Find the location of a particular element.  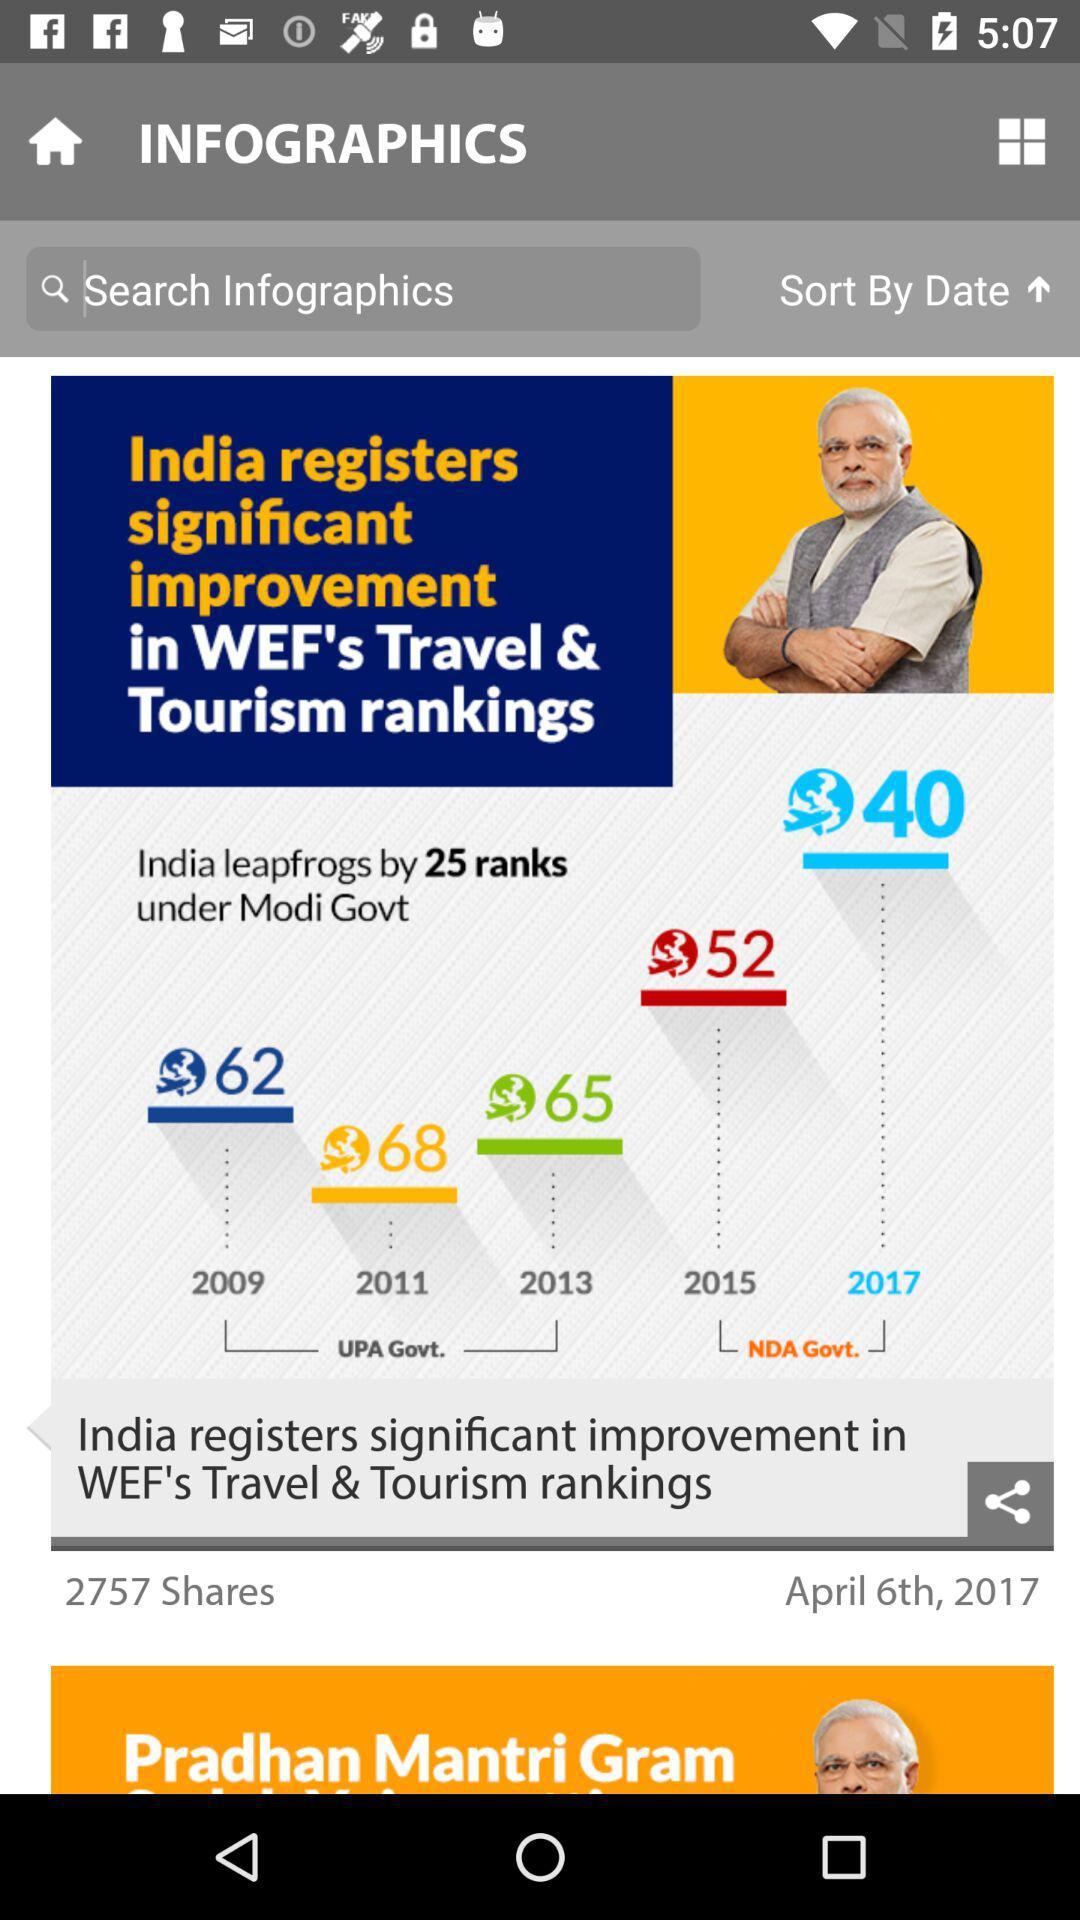

search bar is located at coordinates (363, 287).